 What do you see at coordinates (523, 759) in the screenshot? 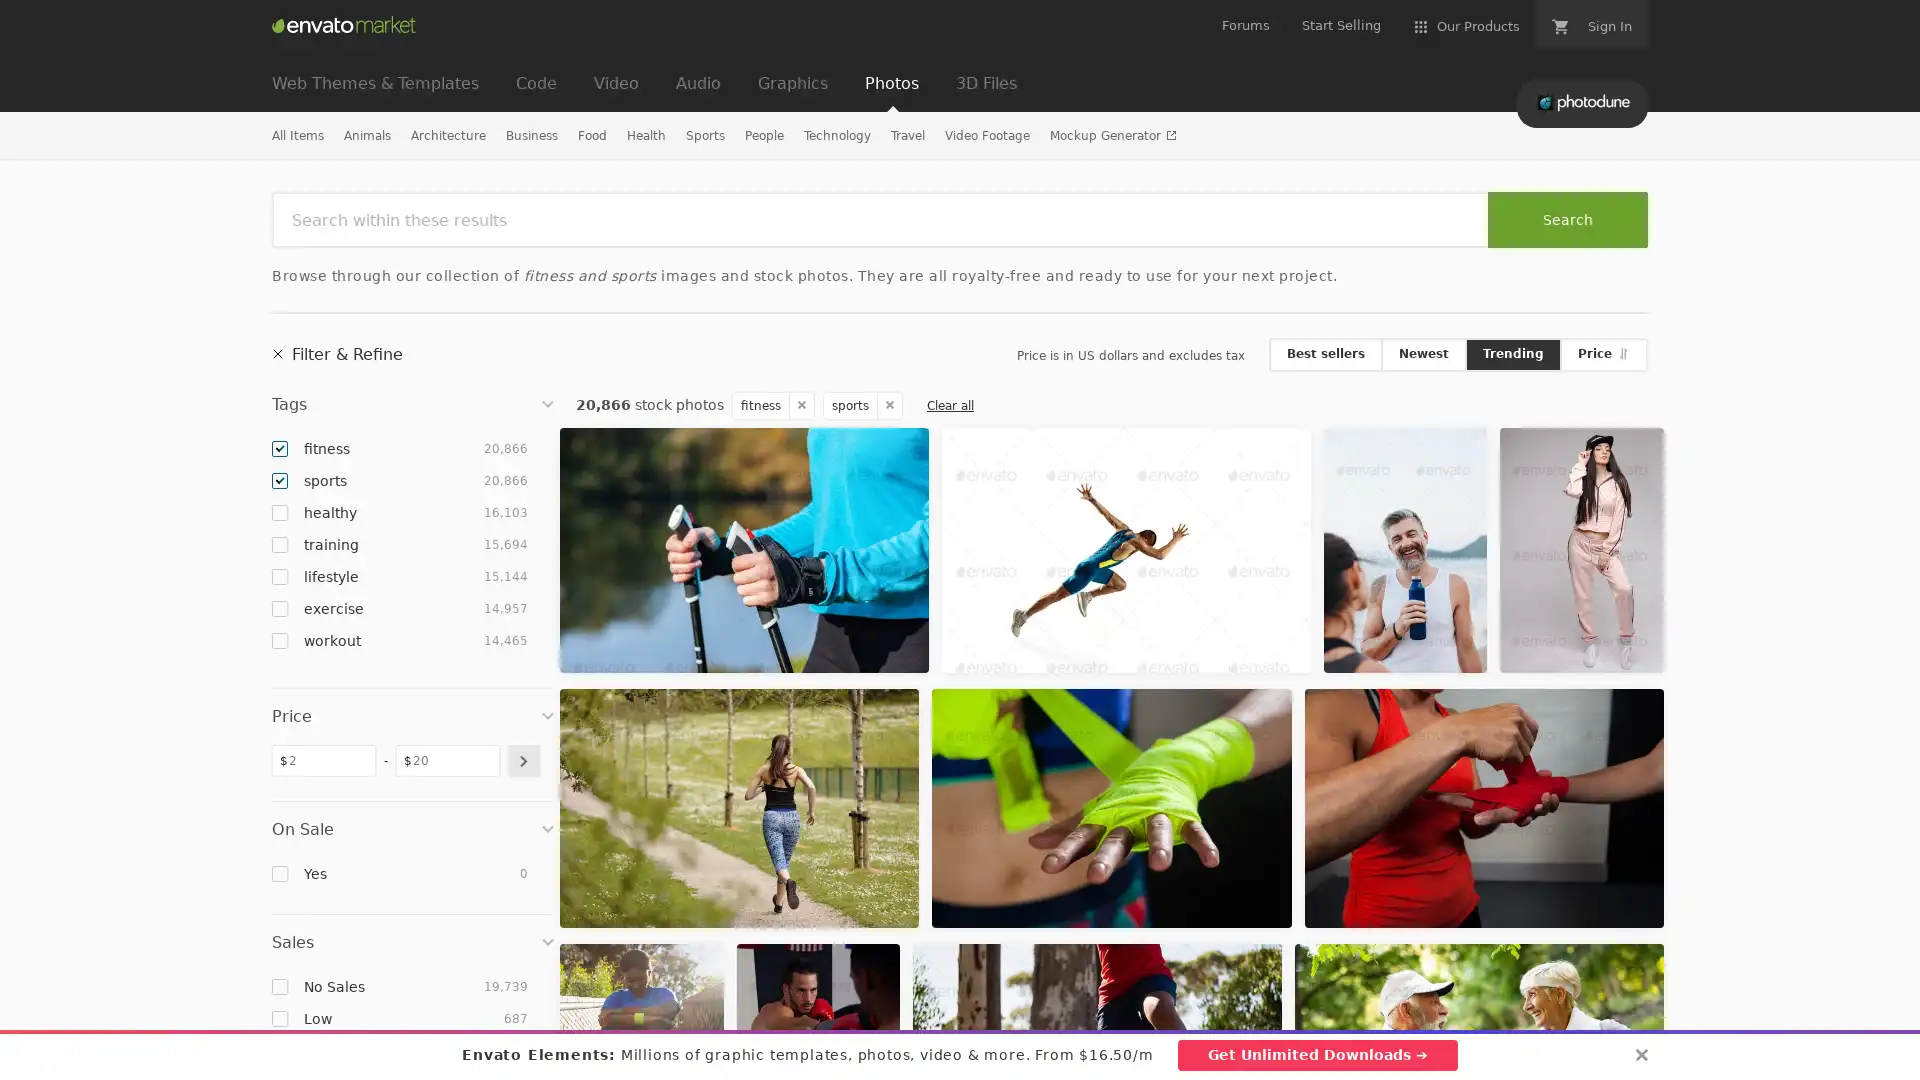
I see `submit` at bounding box center [523, 759].